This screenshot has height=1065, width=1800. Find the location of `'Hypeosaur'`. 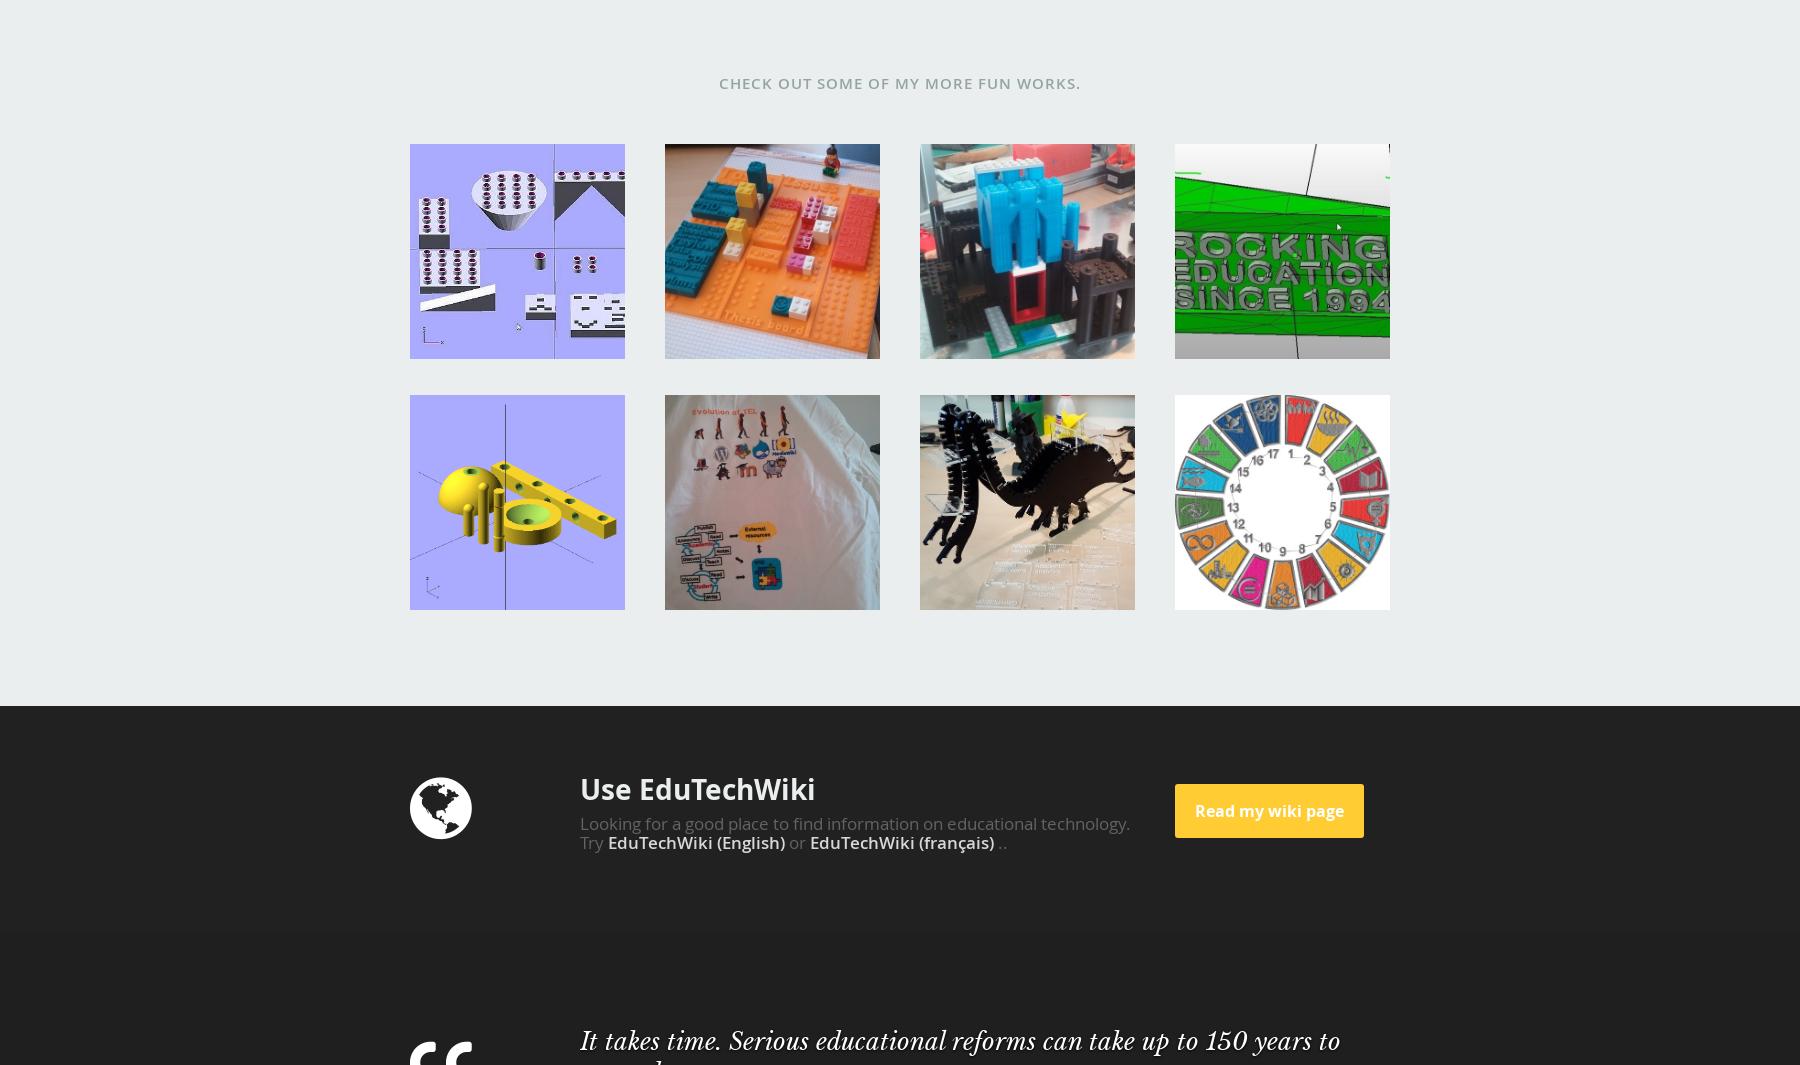

'Hypeosaur' is located at coordinates (974, 421).